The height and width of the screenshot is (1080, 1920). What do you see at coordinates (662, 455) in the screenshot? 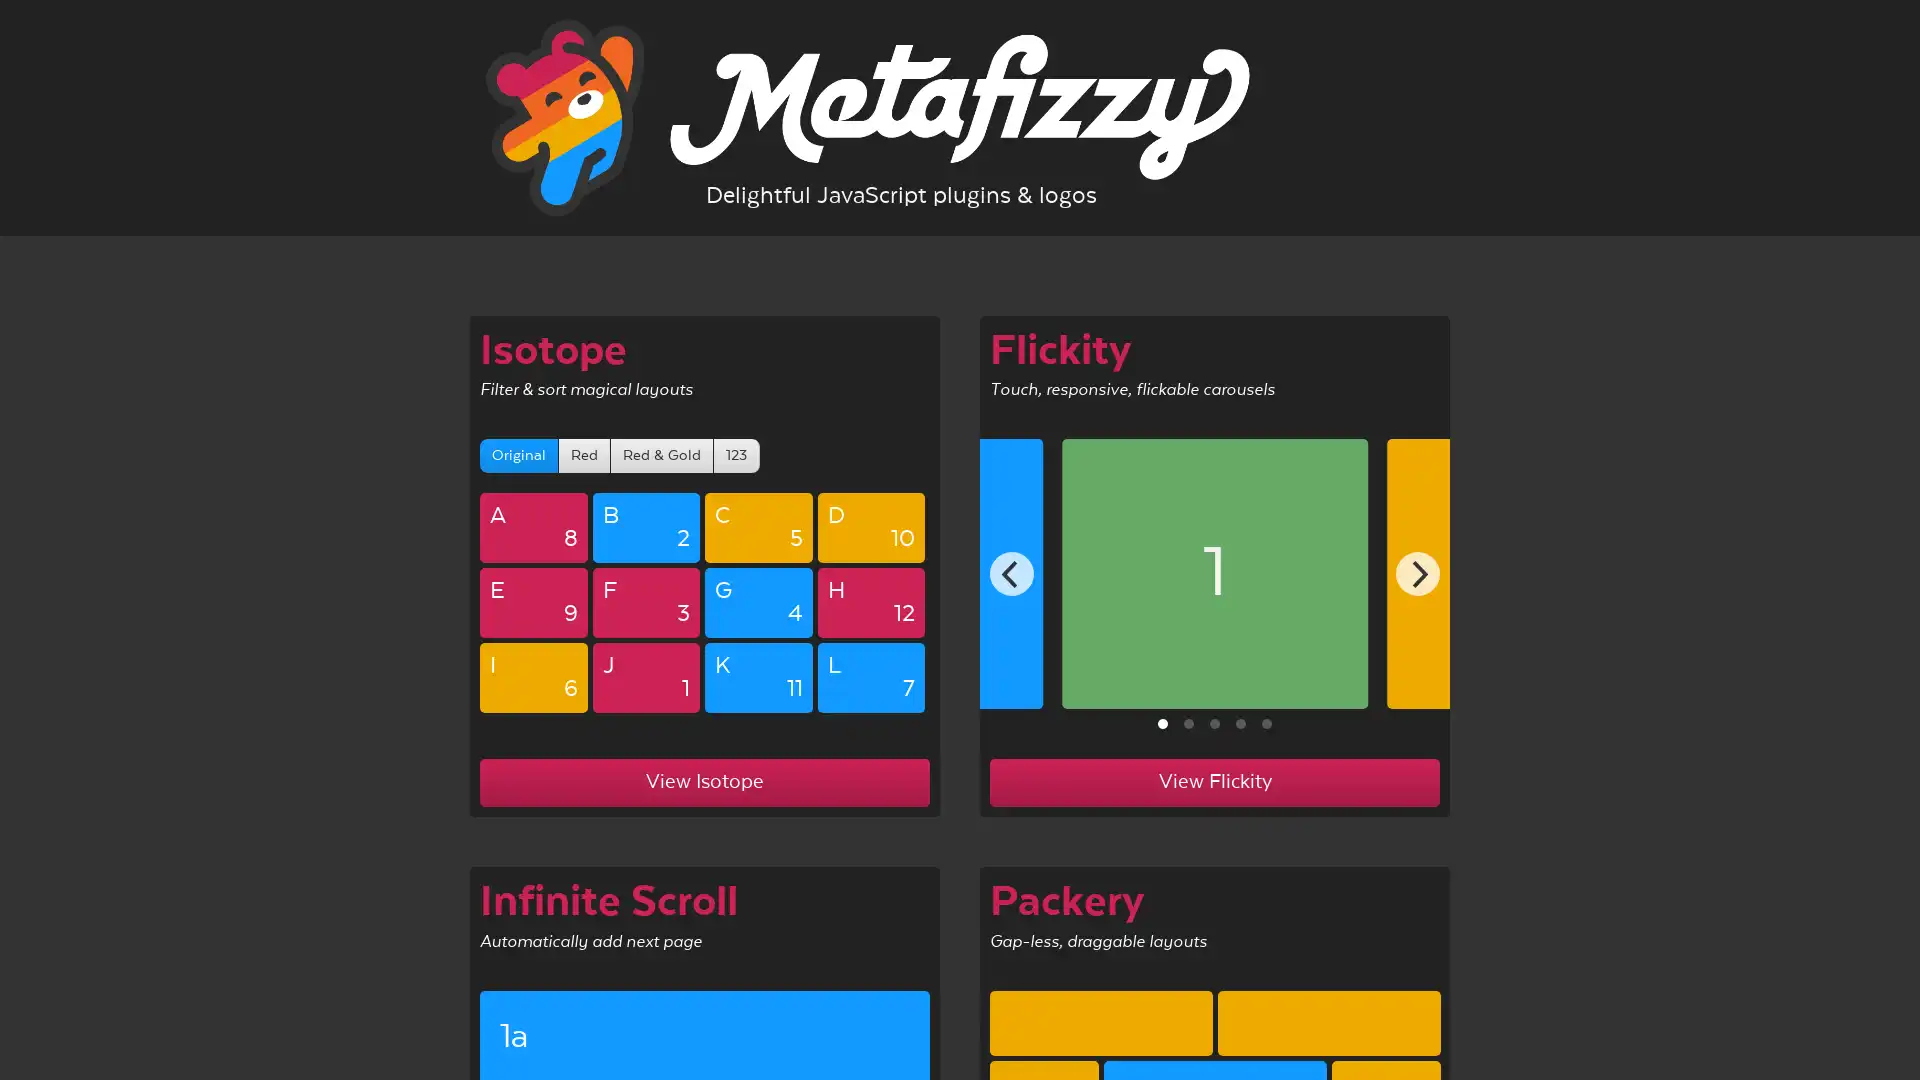
I see `Red & Gold` at bounding box center [662, 455].